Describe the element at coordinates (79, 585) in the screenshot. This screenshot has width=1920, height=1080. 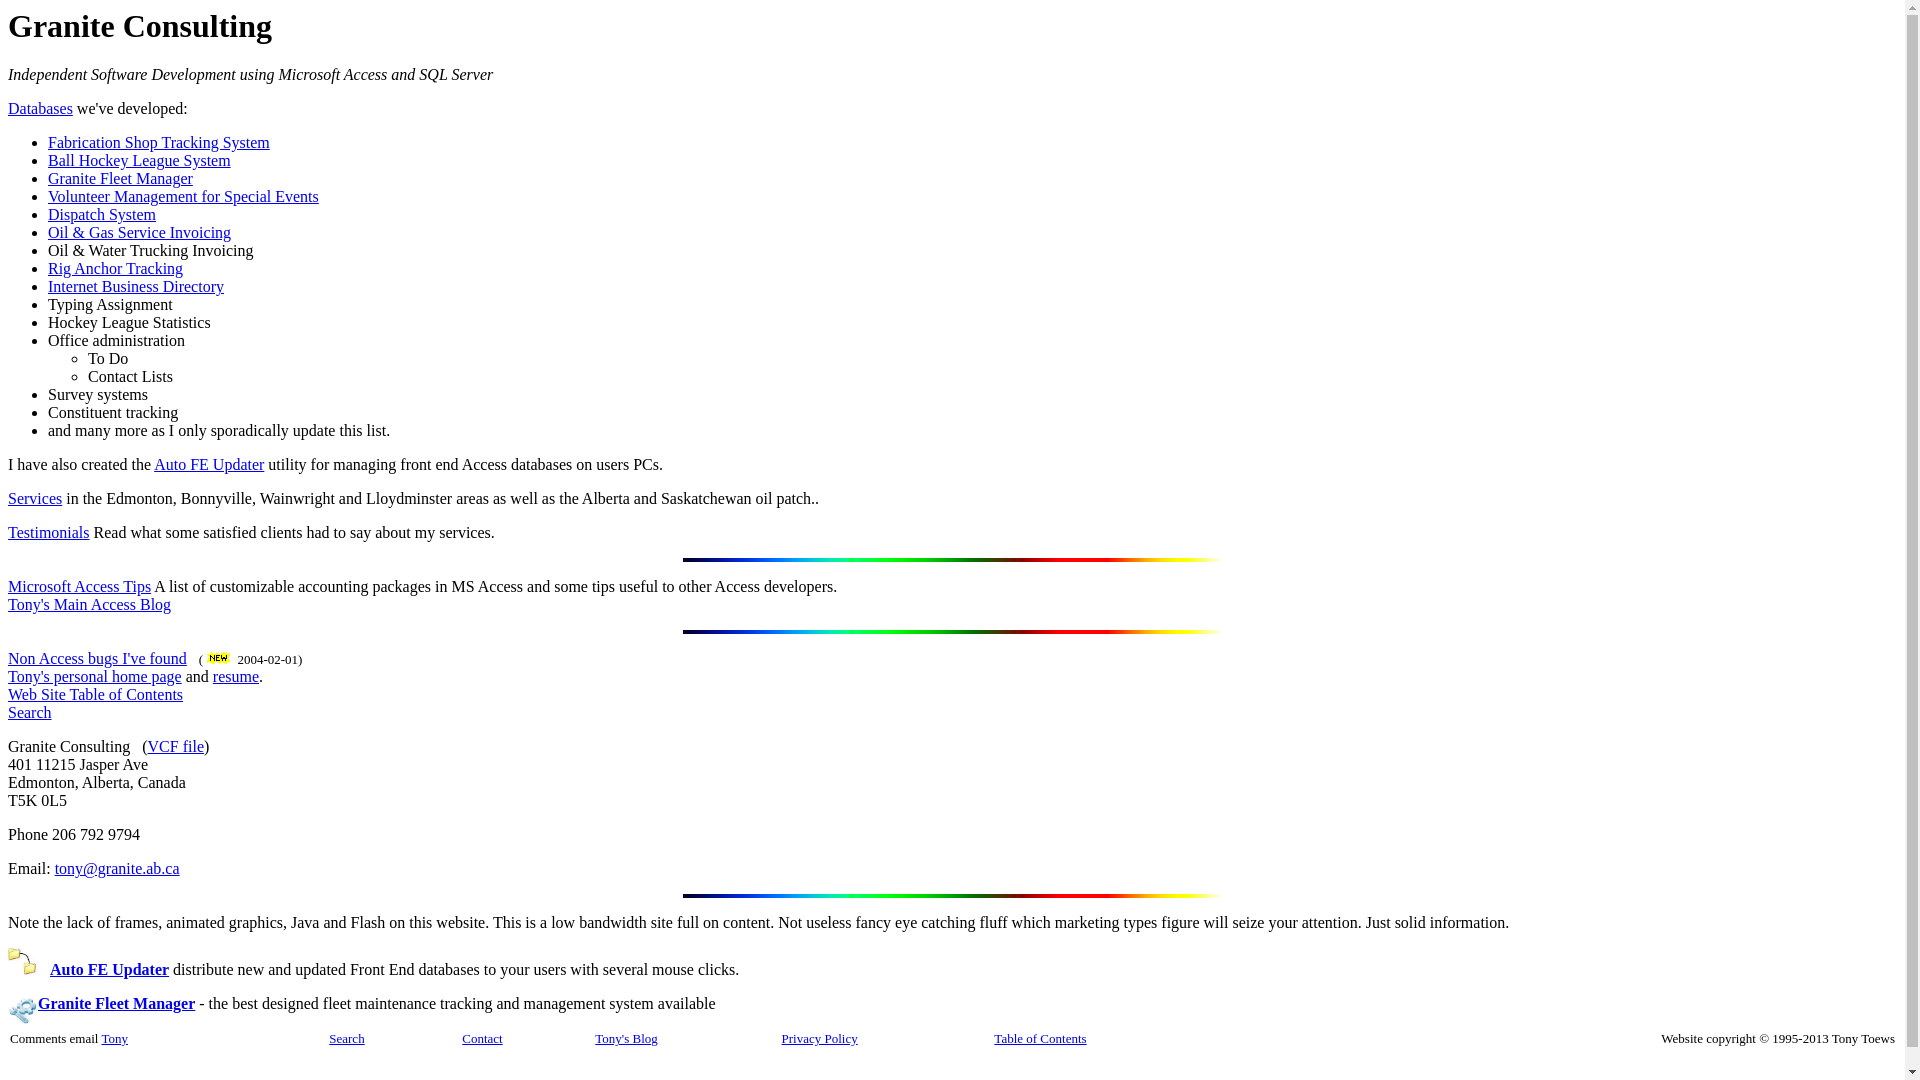
I see `'Microsoft Access Tips'` at that location.